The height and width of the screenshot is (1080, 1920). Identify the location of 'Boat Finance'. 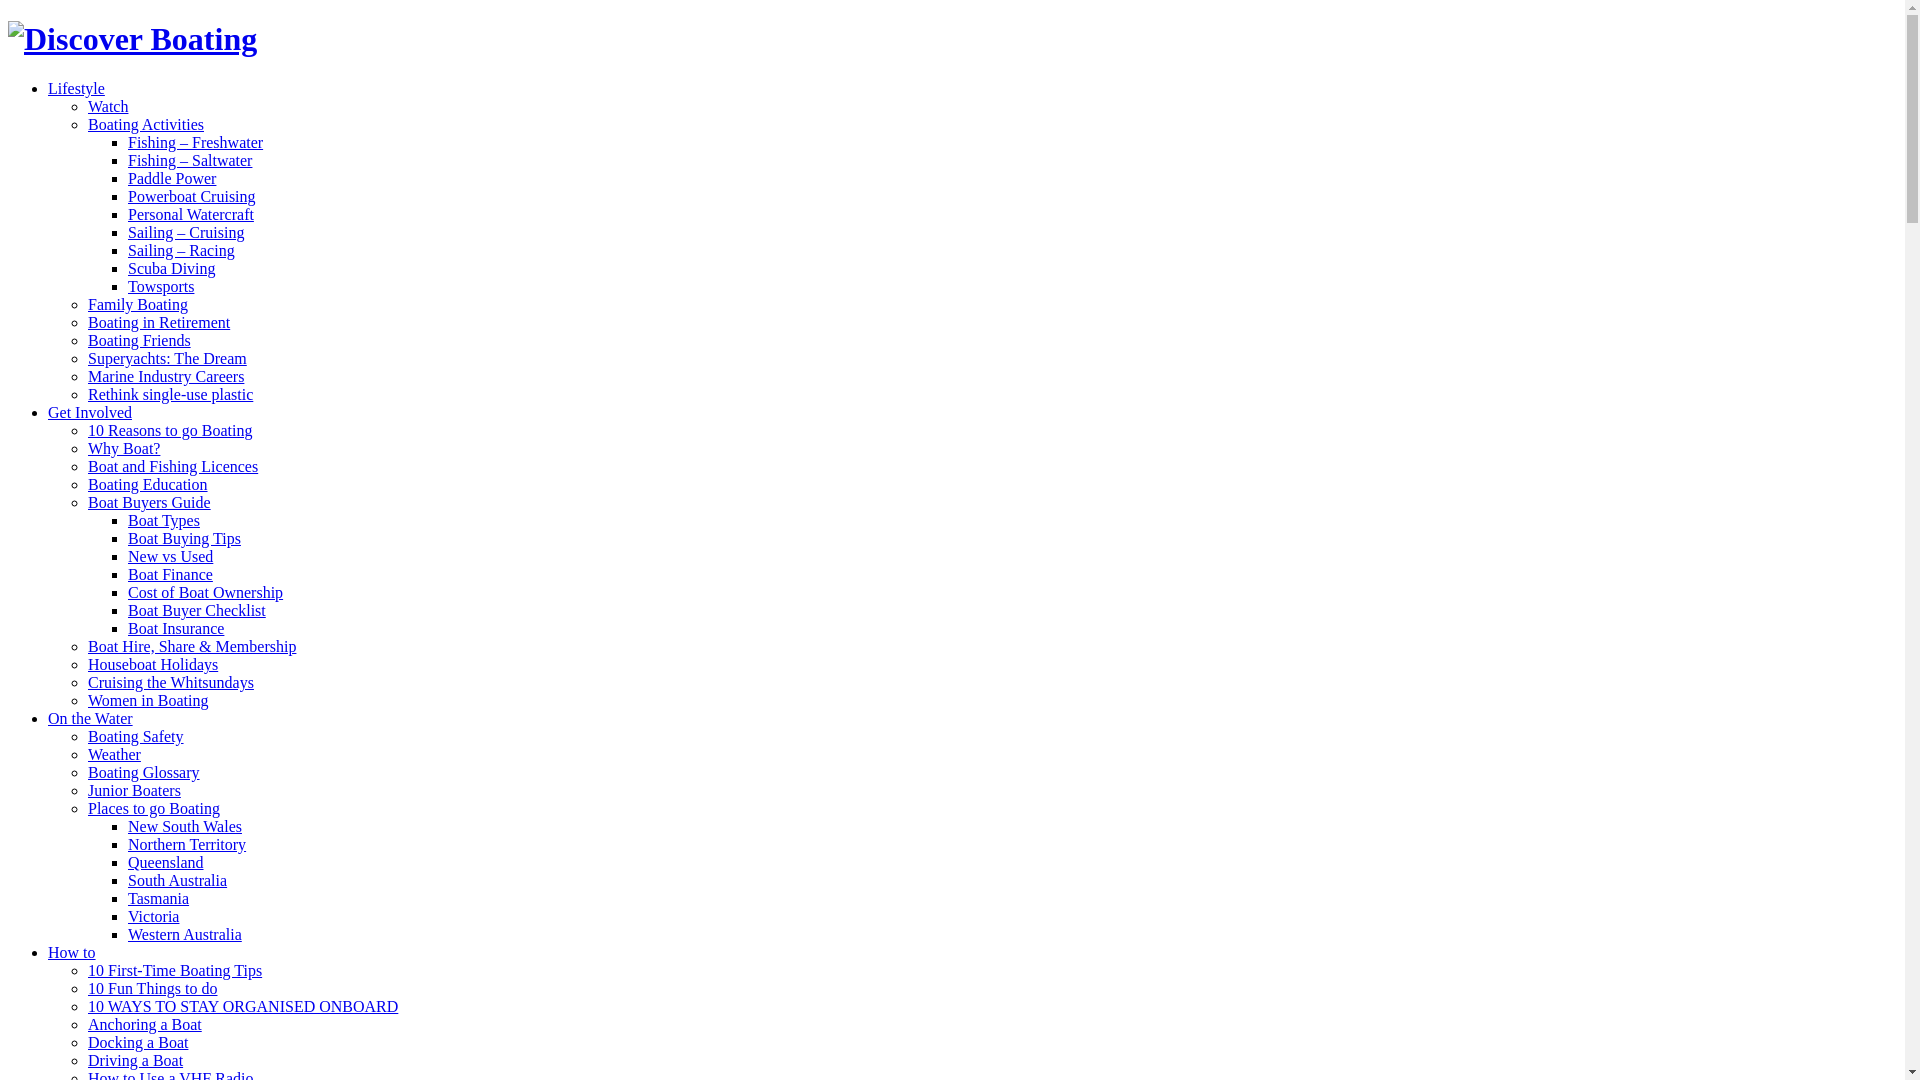
(170, 574).